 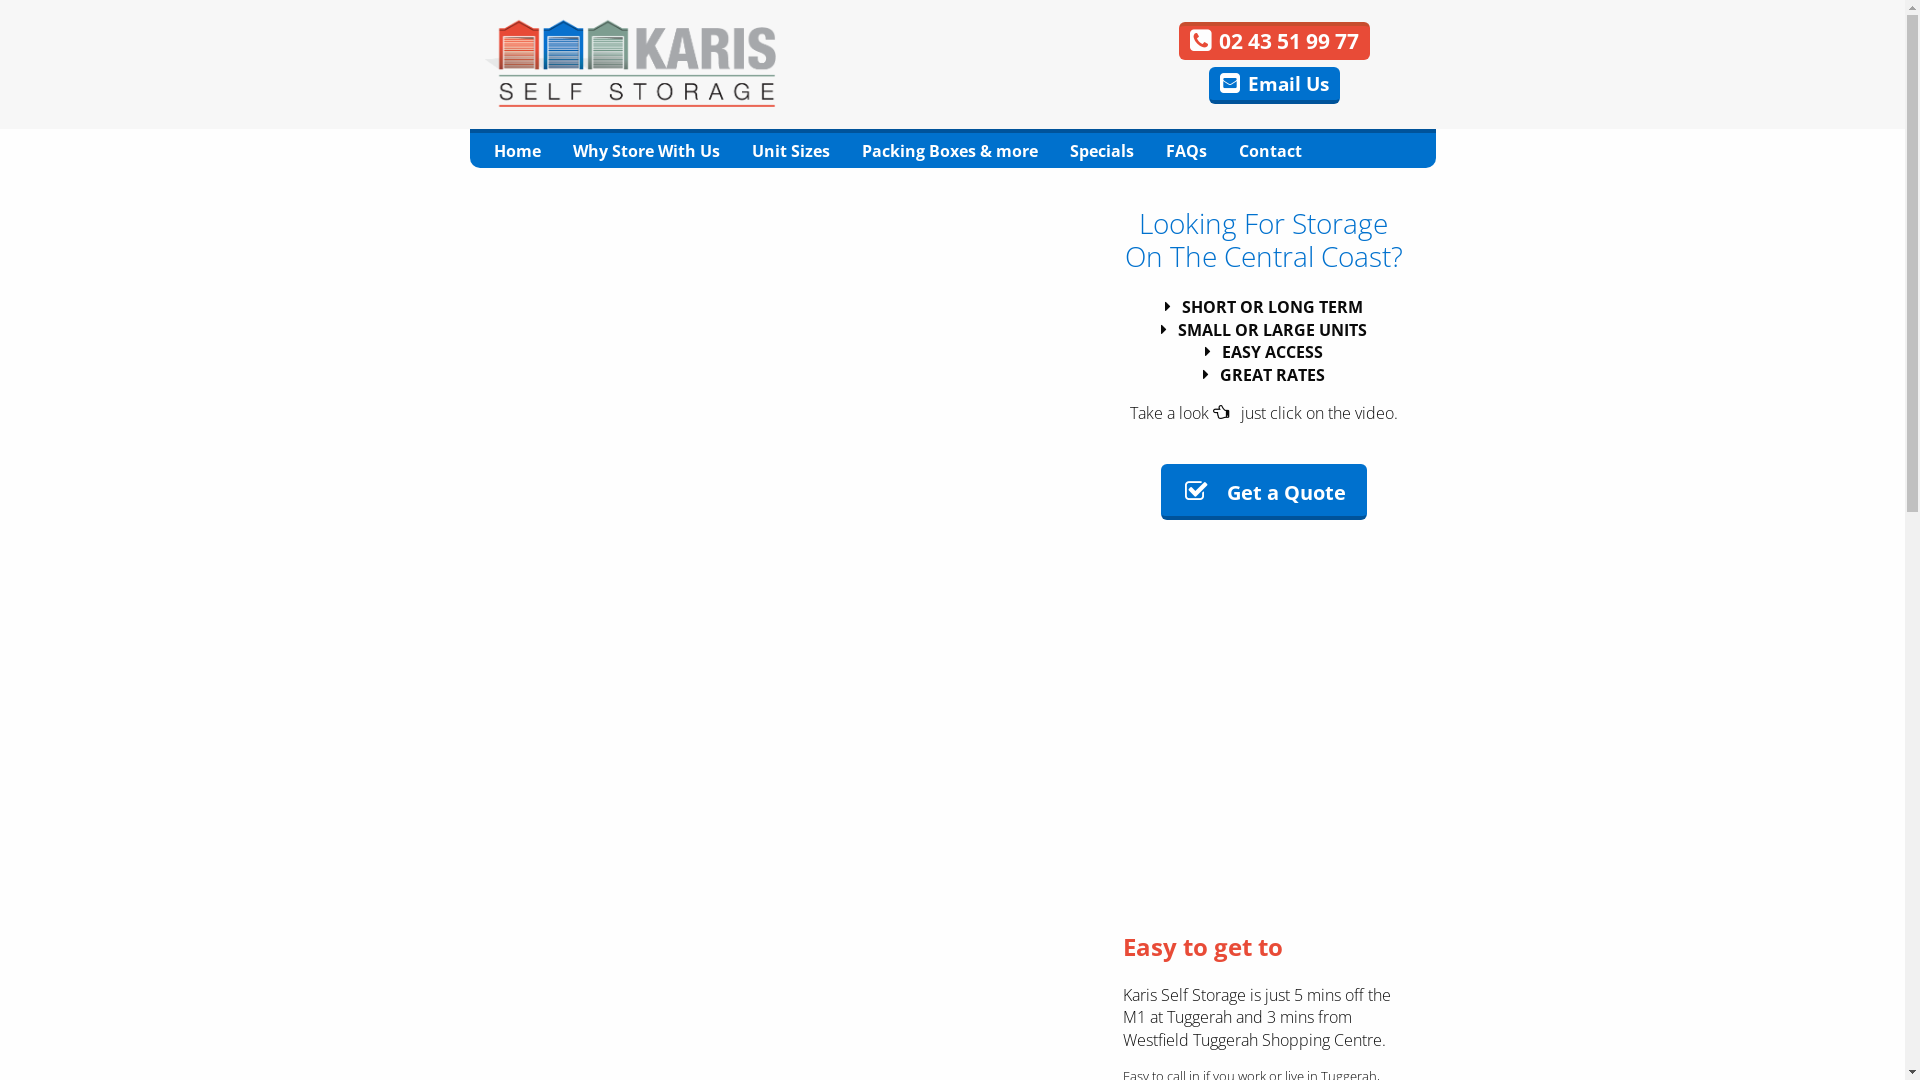 I want to click on 'Home...', so click(x=628, y=61).